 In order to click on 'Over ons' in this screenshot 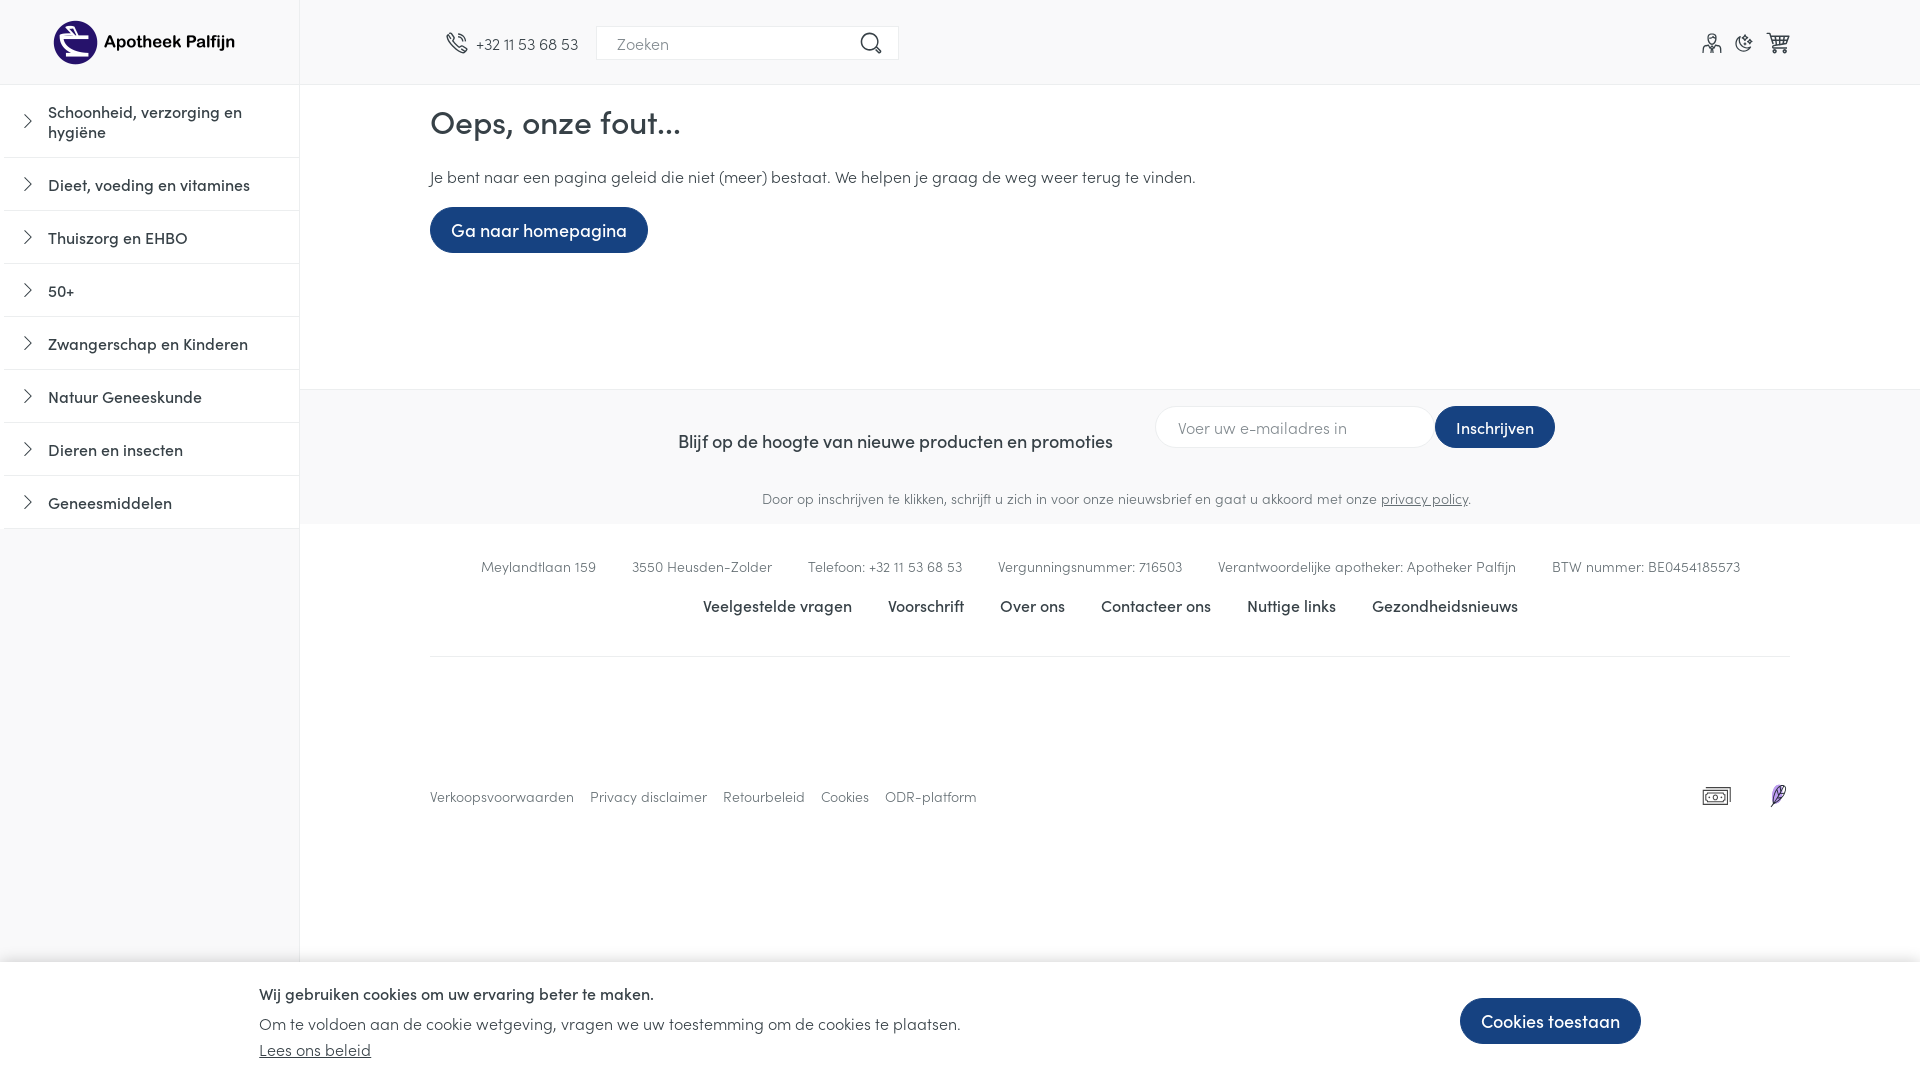, I will do `click(1032, 604)`.